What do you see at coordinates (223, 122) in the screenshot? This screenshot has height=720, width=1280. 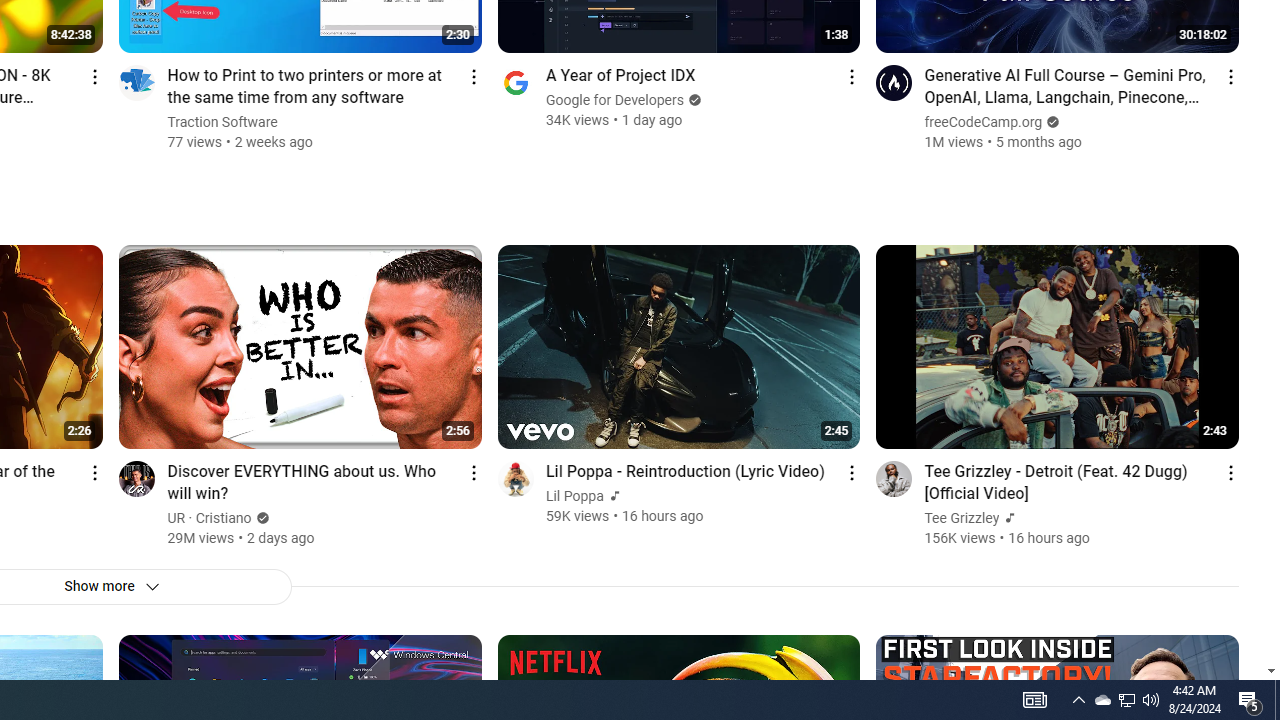 I see `'Traction Software'` at bounding box center [223, 122].